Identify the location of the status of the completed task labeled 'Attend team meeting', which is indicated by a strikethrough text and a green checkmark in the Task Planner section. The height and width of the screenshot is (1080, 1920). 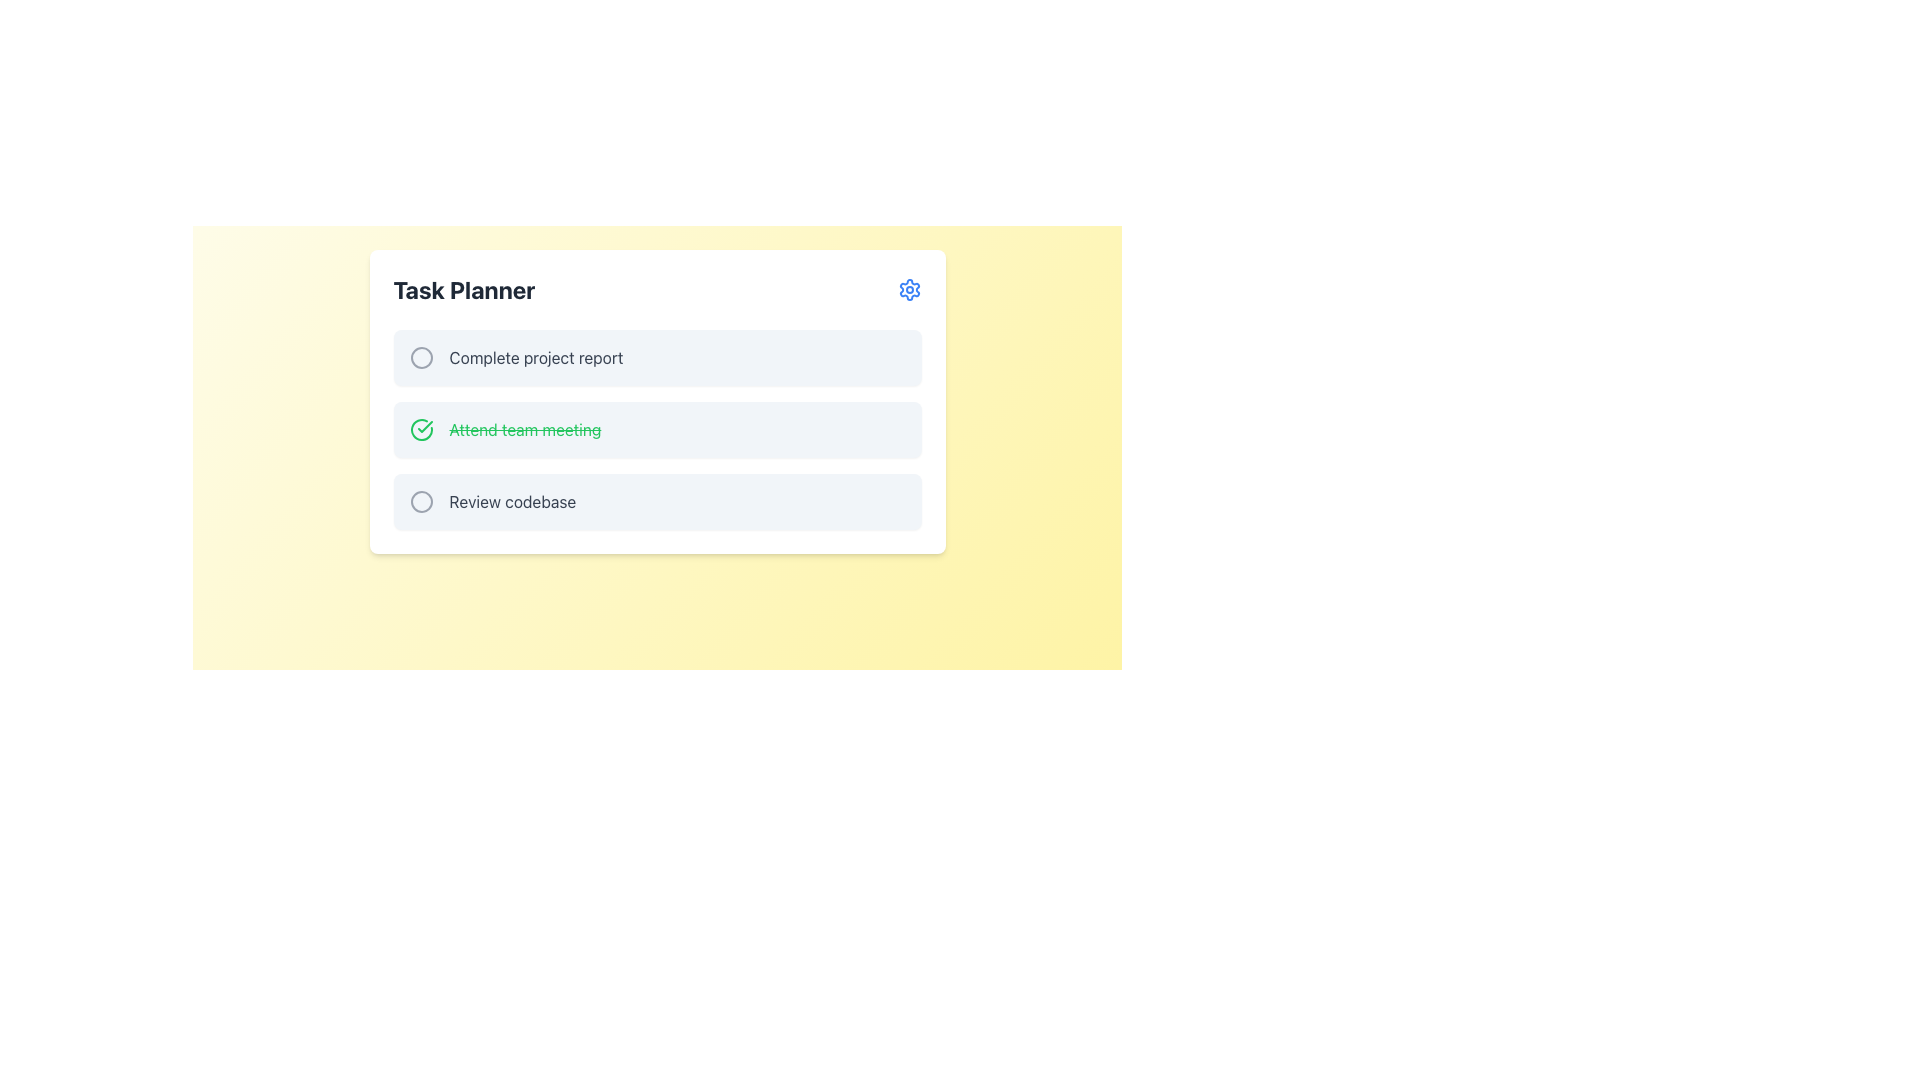
(505, 428).